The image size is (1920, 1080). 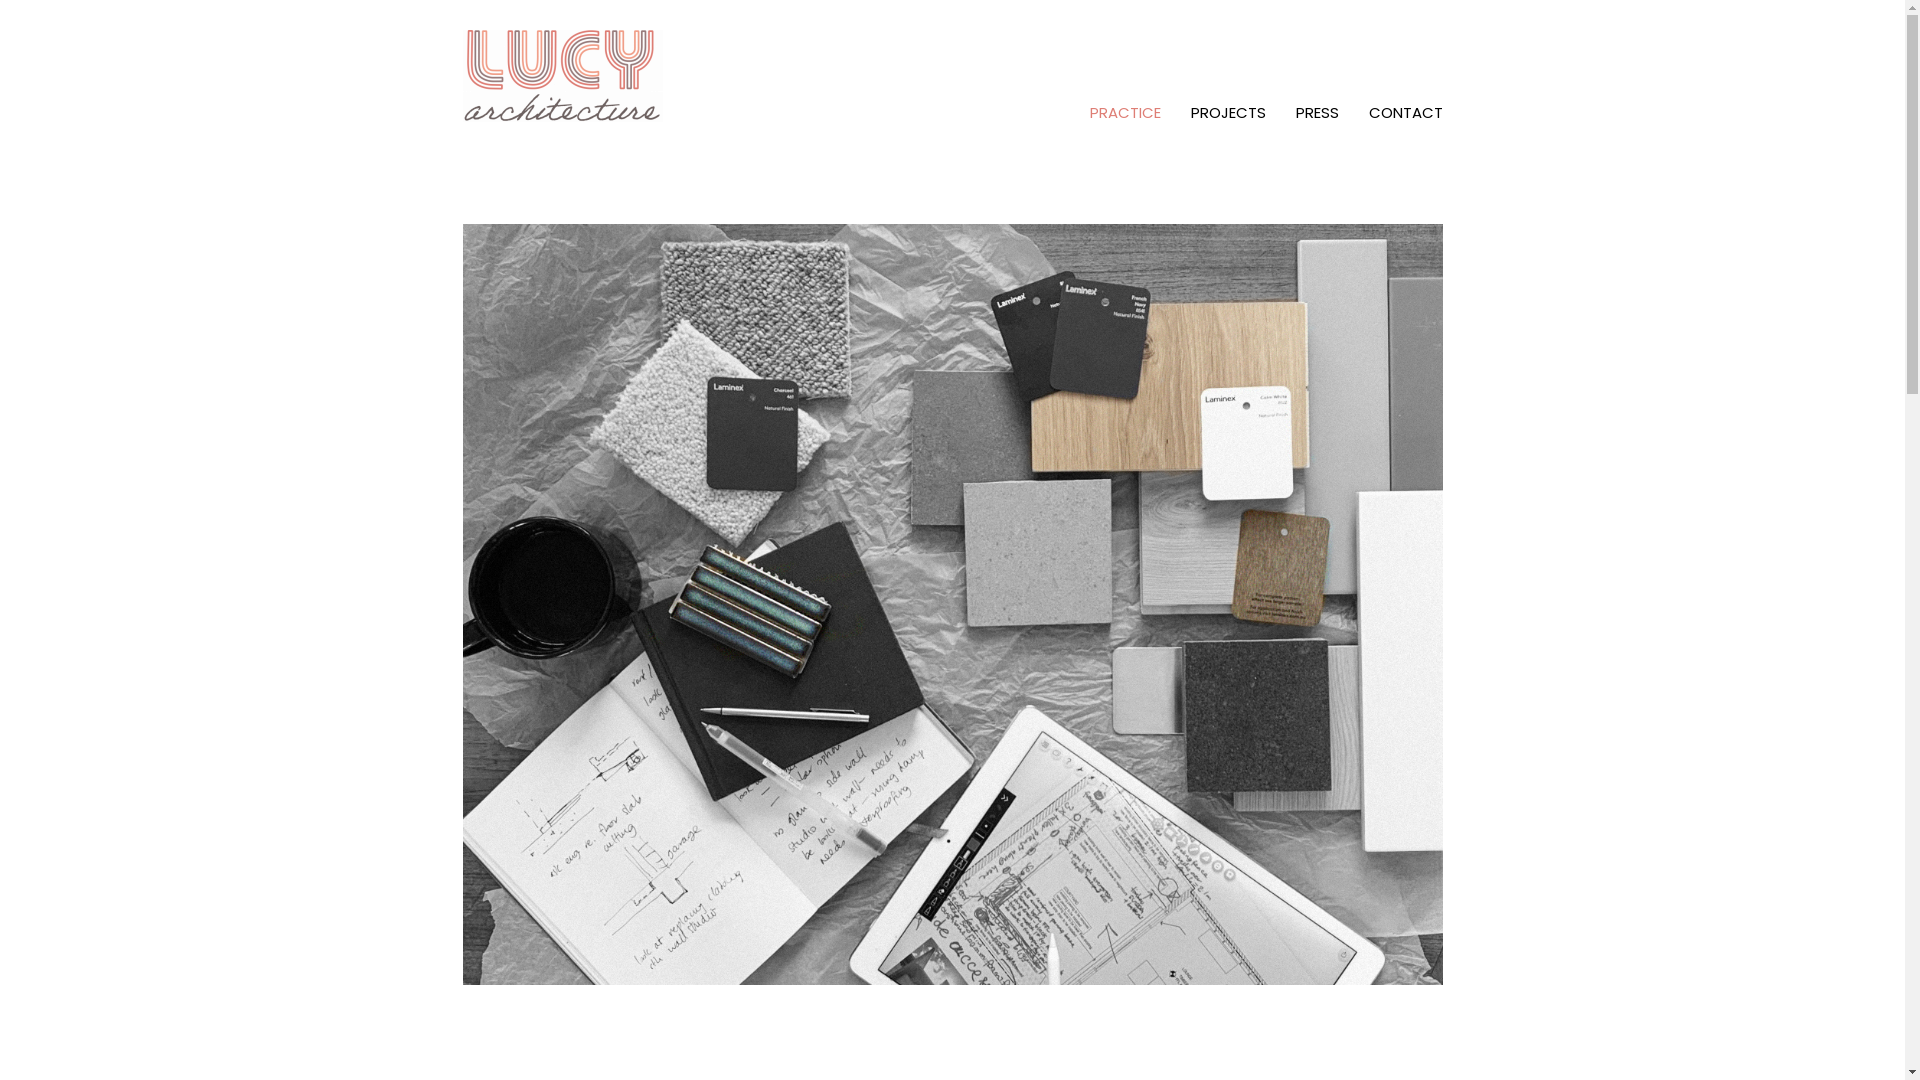 What do you see at coordinates (1227, 114) in the screenshot?
I see `'PROJECTS'` at bounding box center [1227, 114].